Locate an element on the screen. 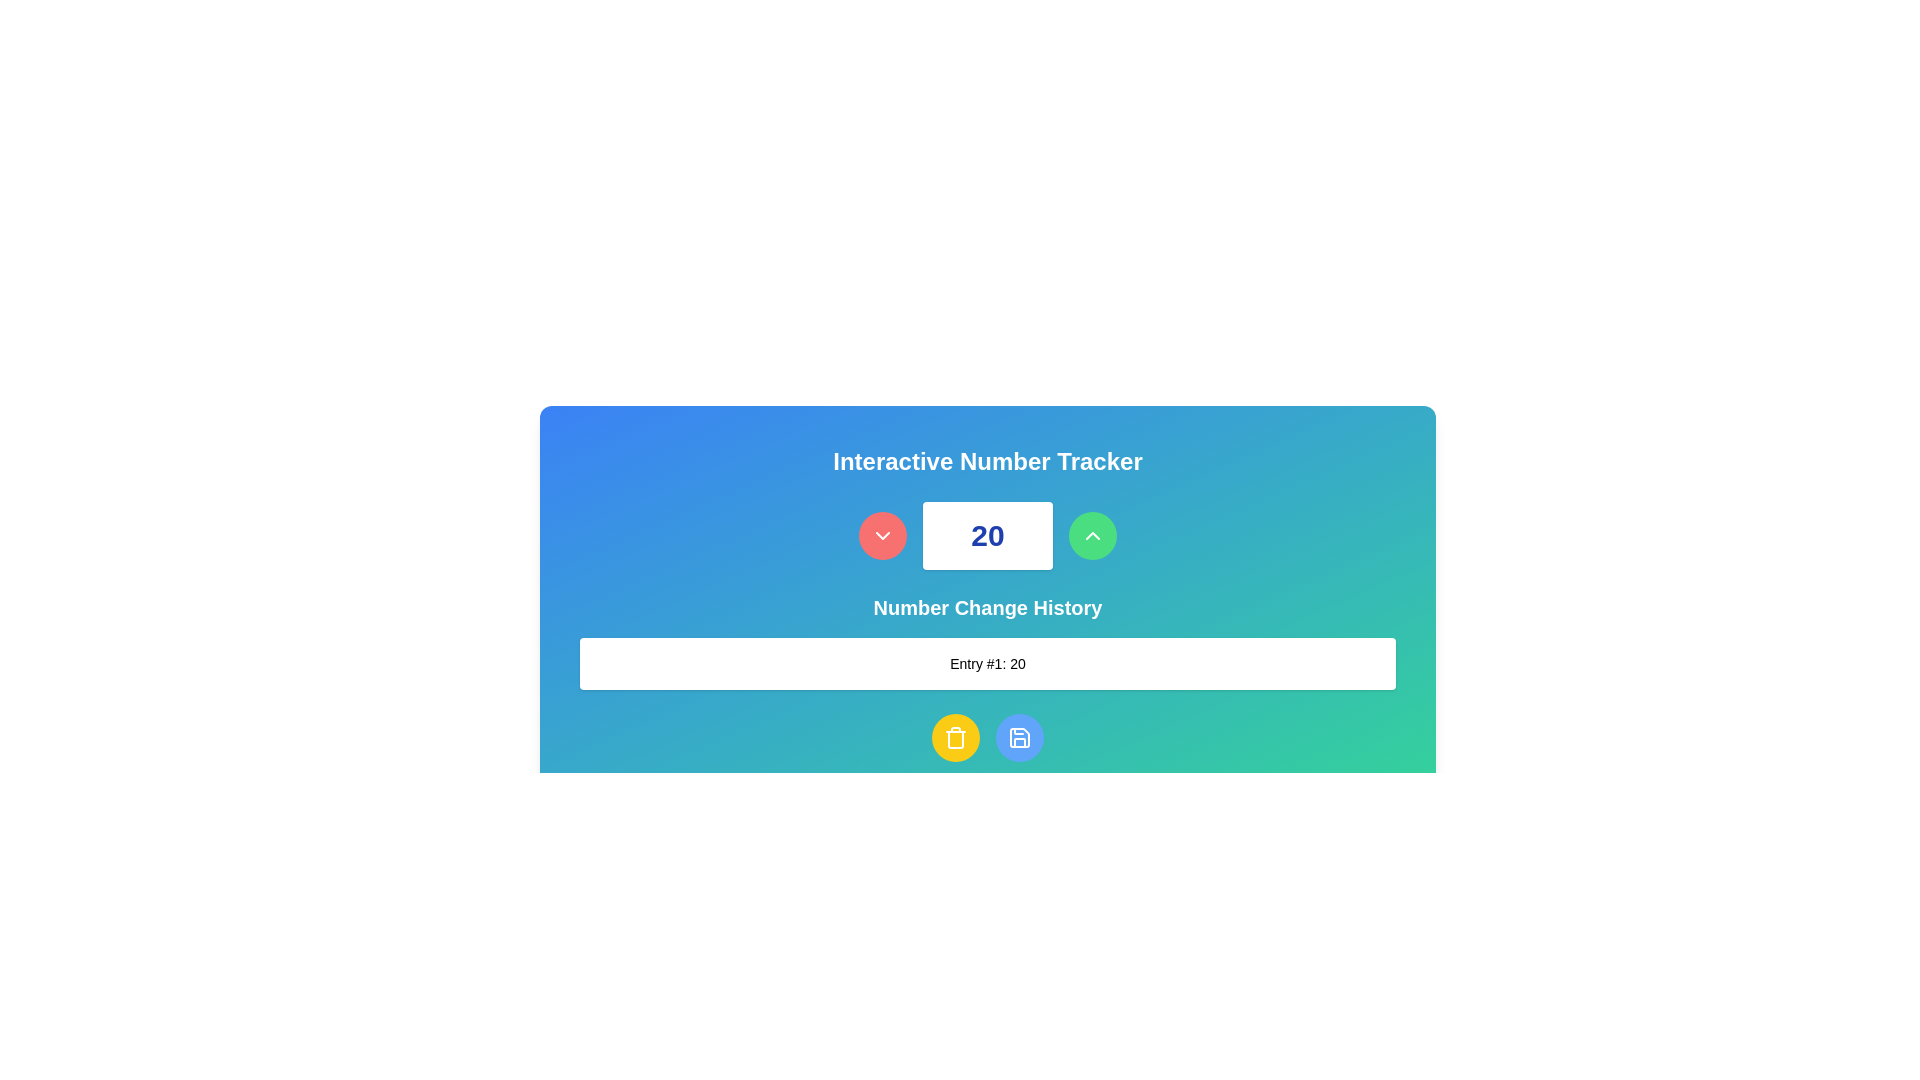 This screenshot has height=1080, width=1920. the chevron icon located within the green circular button to the right of the number input field labeled '20' is located at coordinates (1091, 535).